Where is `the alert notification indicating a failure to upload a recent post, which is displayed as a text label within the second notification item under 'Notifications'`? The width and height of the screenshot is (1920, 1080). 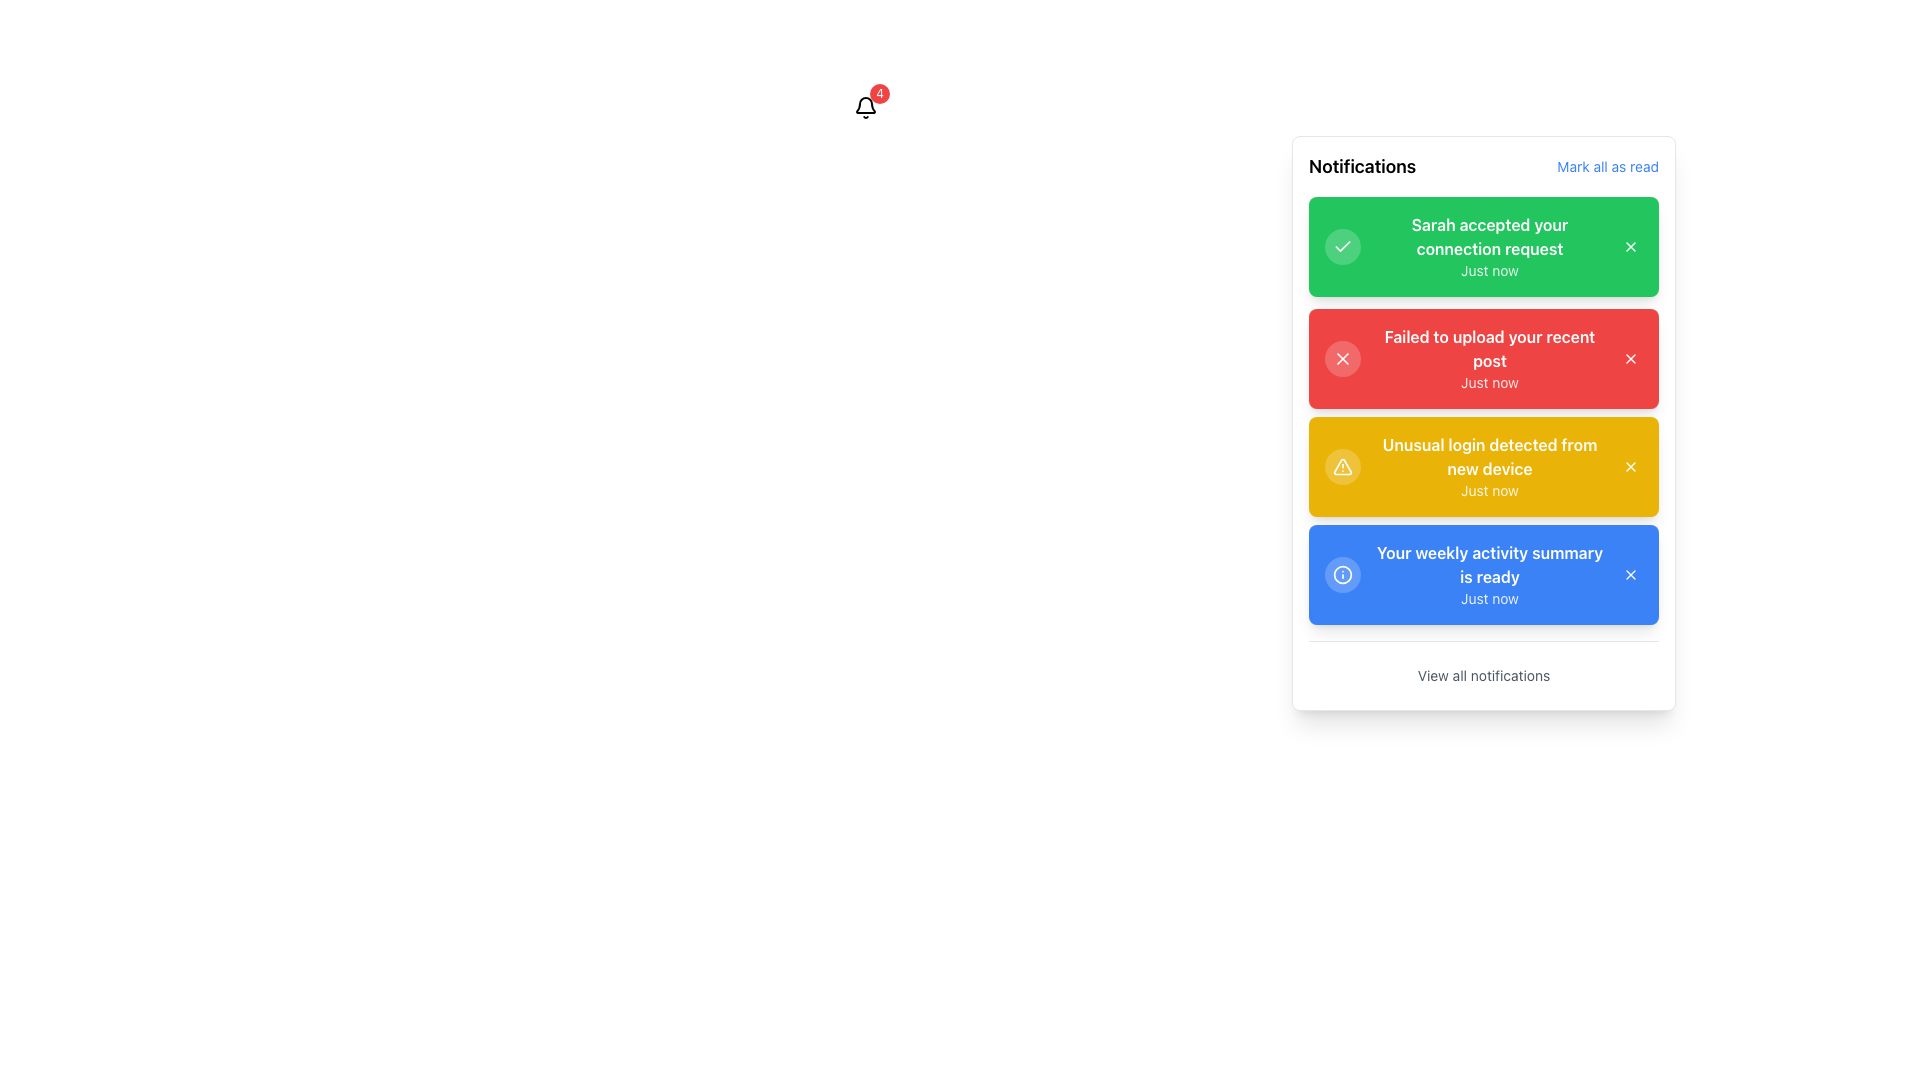 the alert notification indicating a failure to upload a recent post, which is displayed as a text label within the second notification item under 'Notifications' is located at coordinates (1489, 347).